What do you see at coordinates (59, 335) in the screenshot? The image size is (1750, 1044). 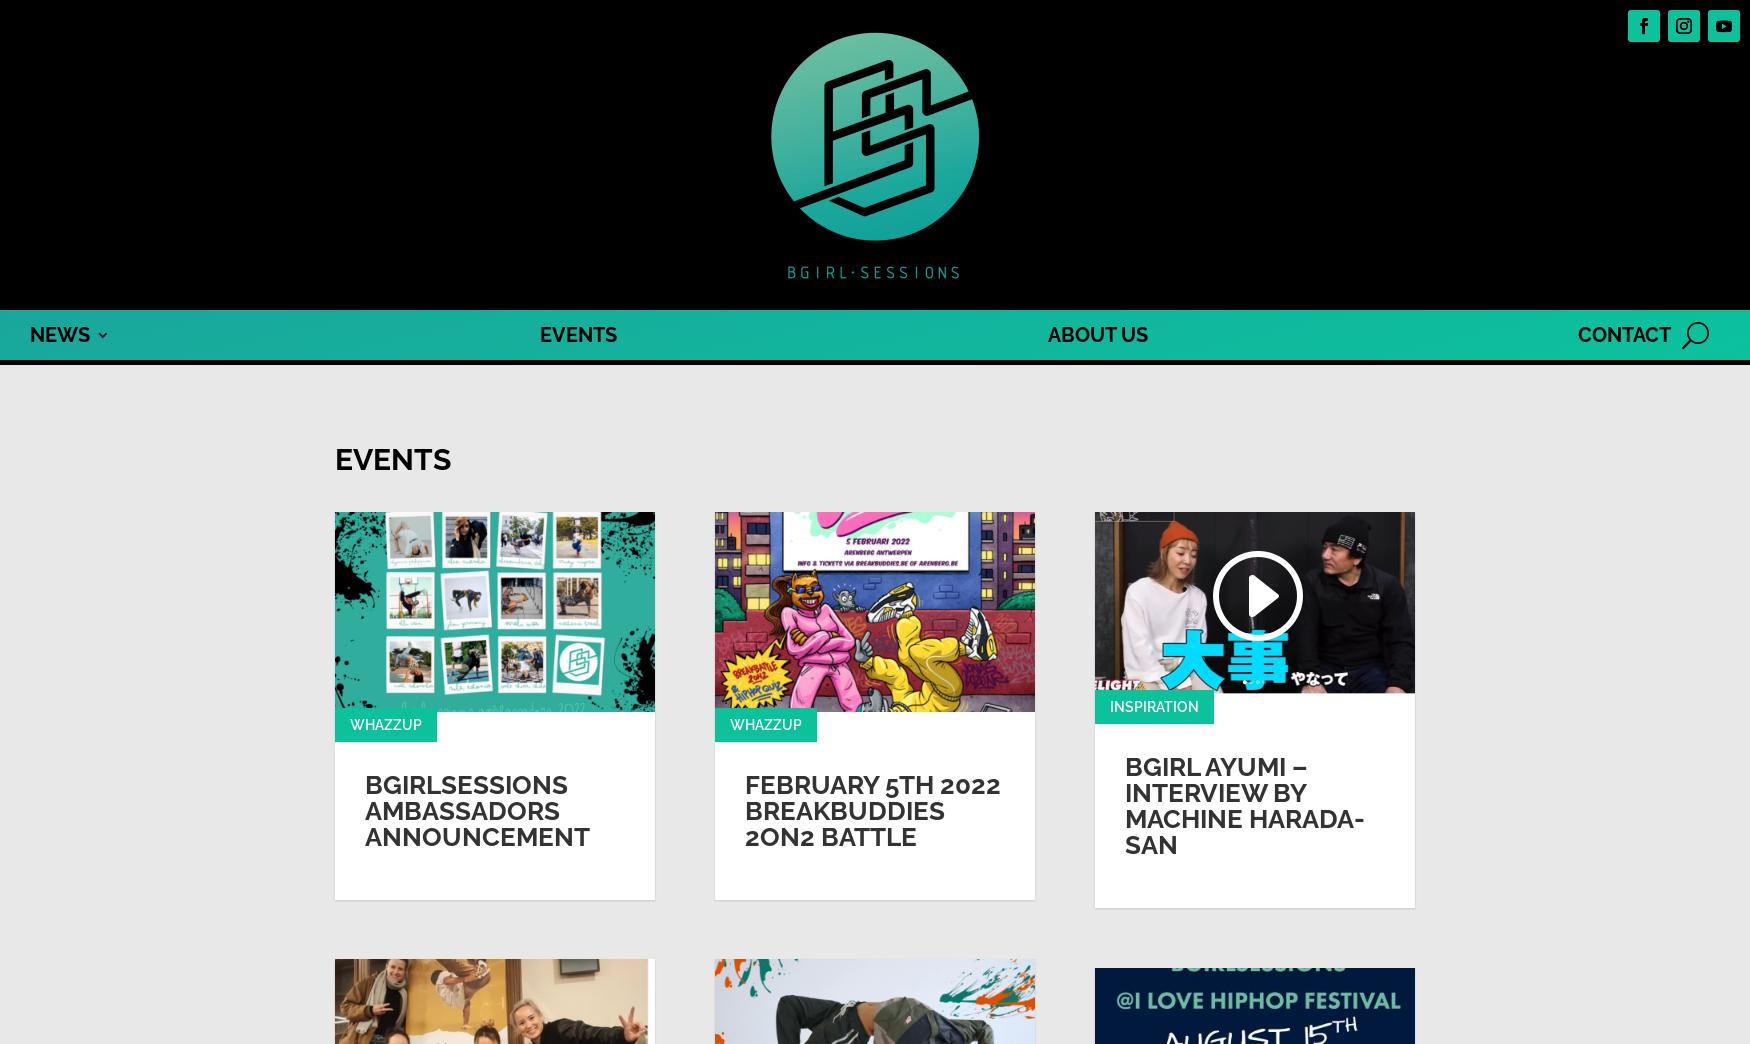 I see `'NEWS'` at bounding box center [59, 335].